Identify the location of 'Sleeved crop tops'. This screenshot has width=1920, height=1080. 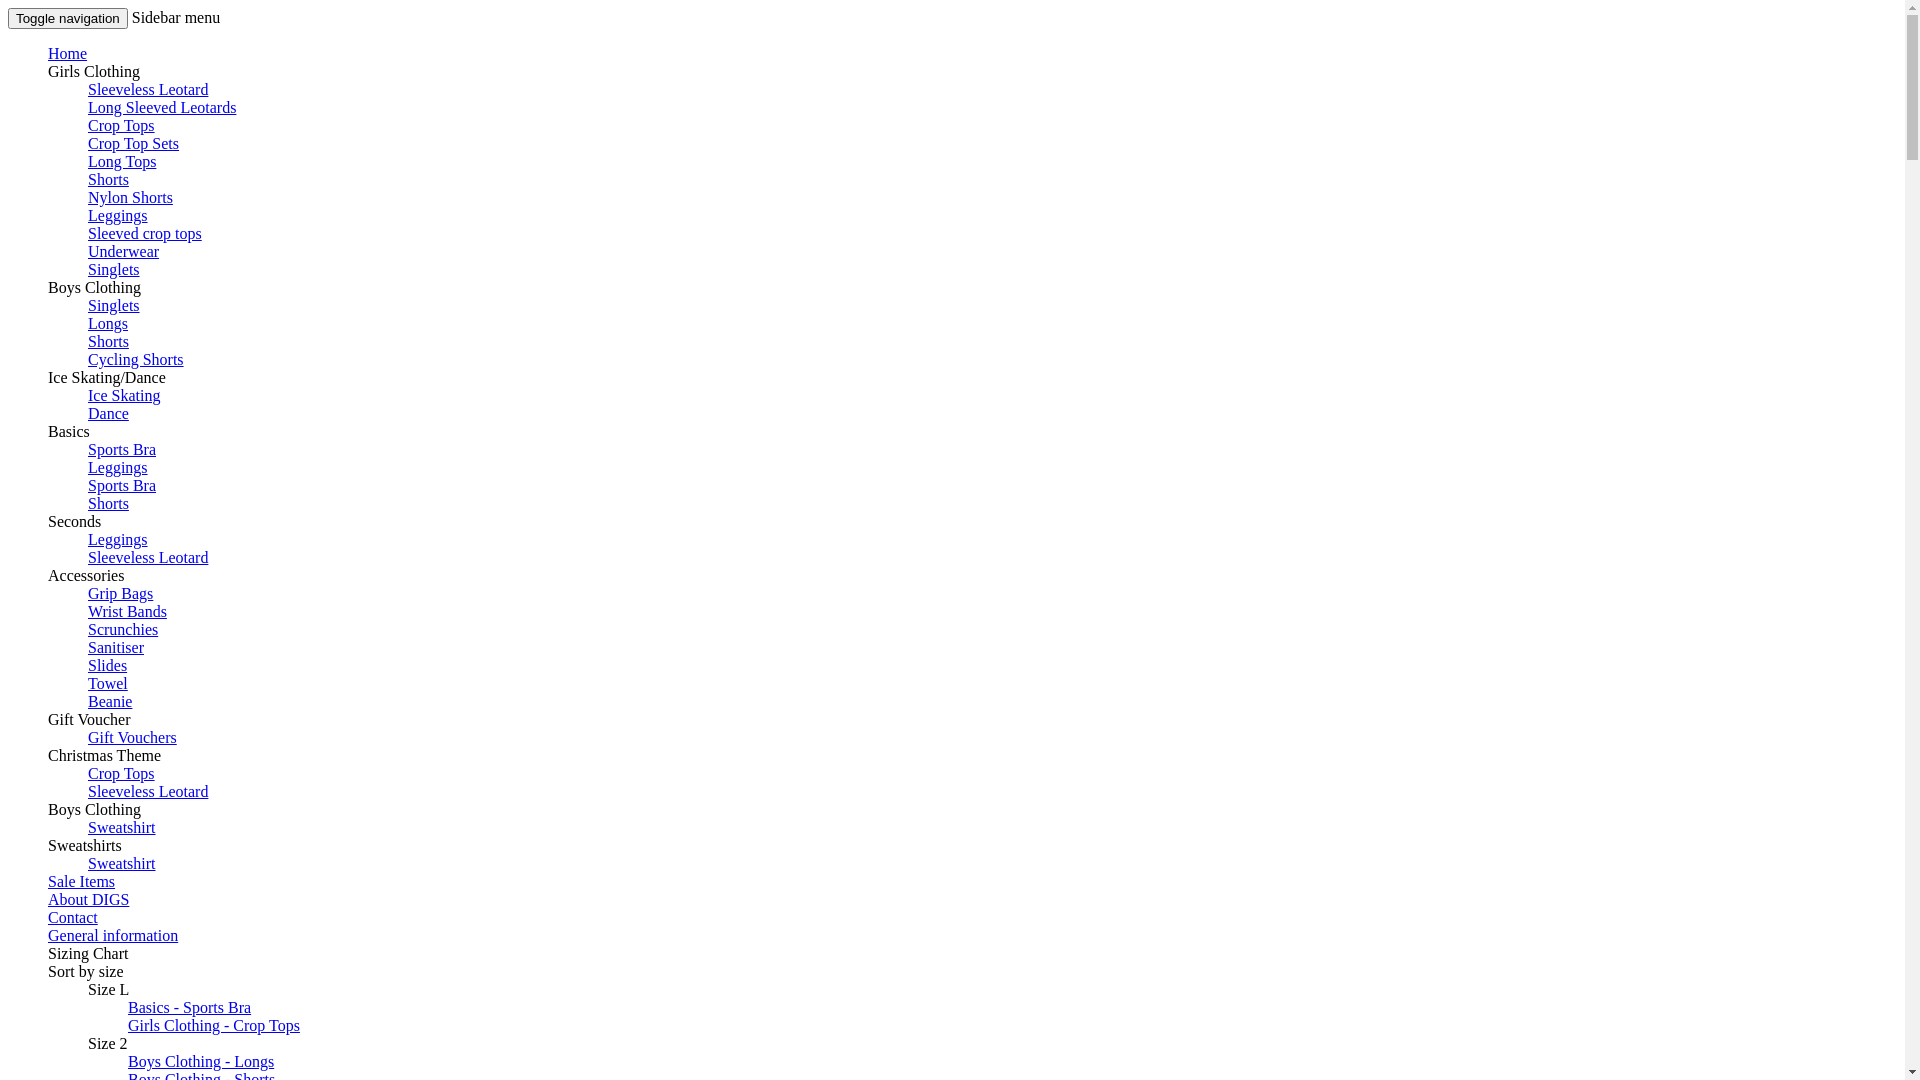
(86, 232).